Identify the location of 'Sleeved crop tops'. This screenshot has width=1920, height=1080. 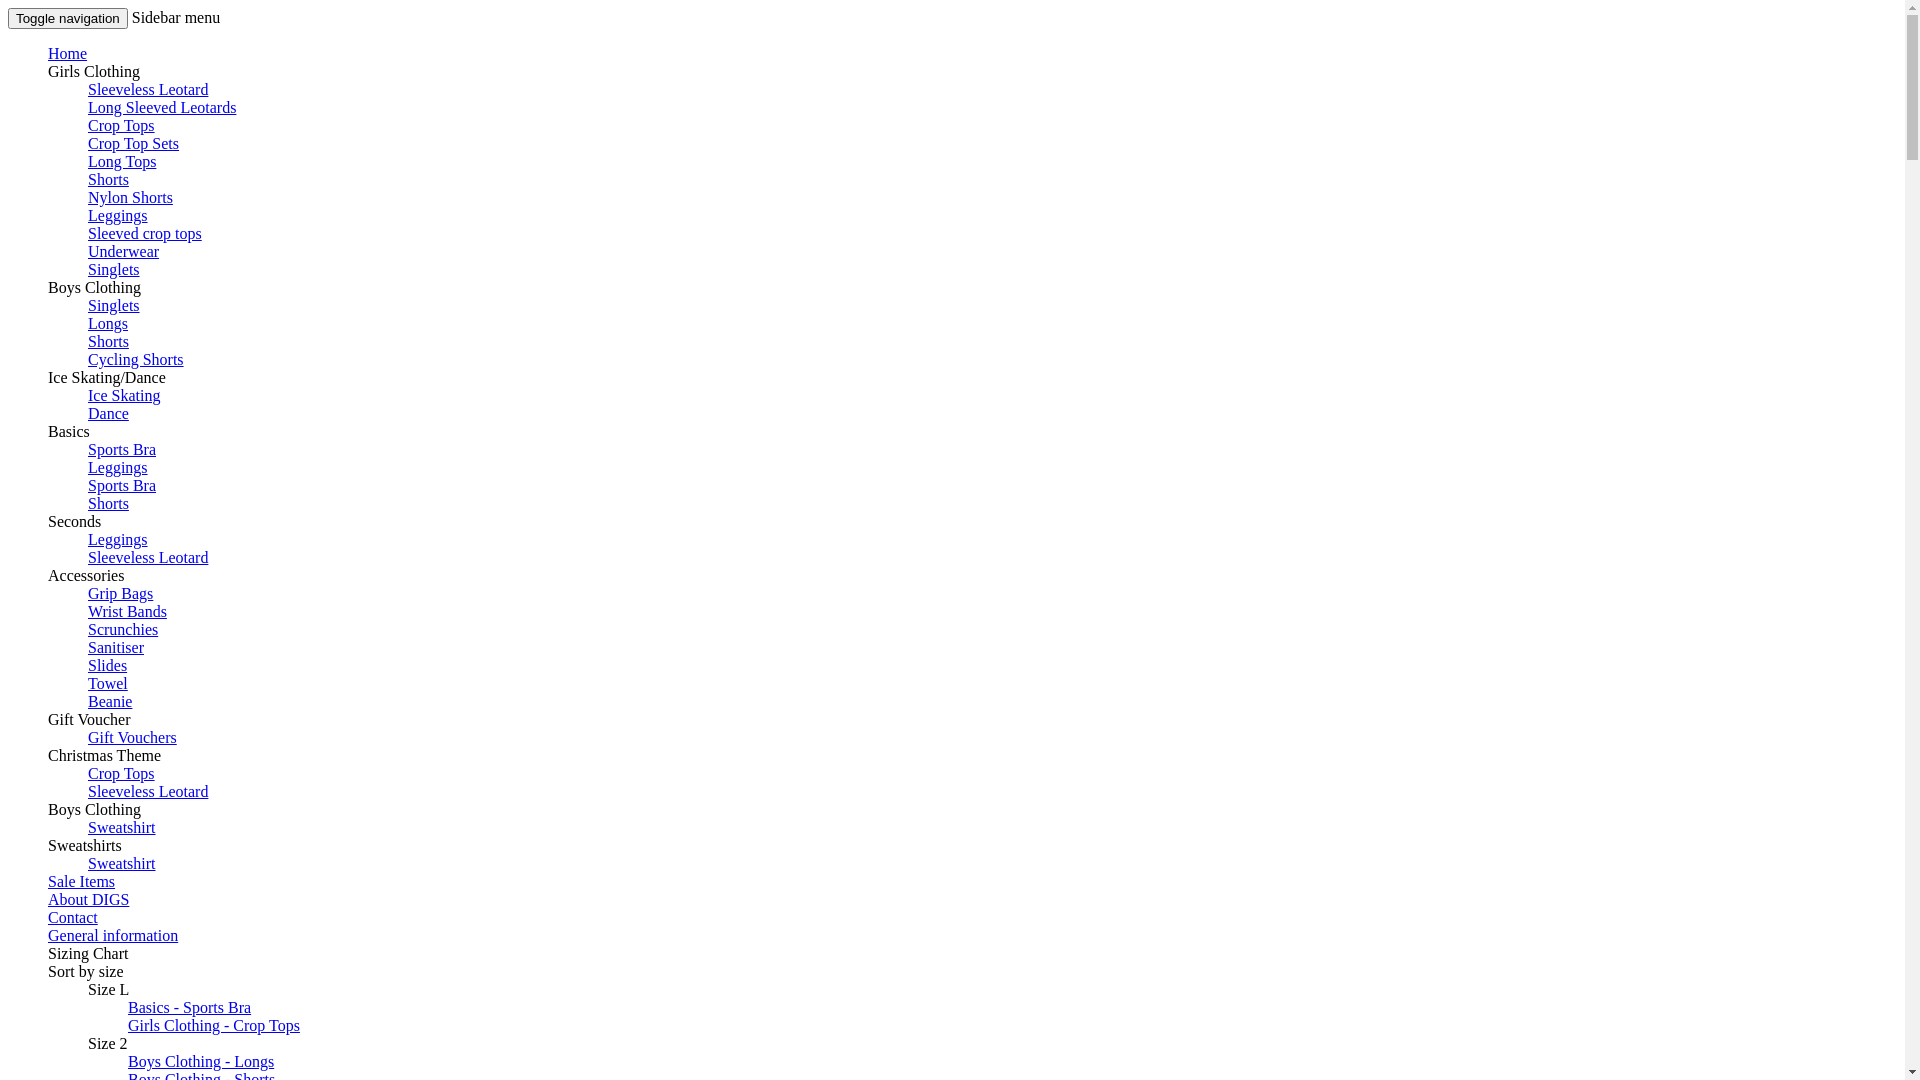
(86, 232).